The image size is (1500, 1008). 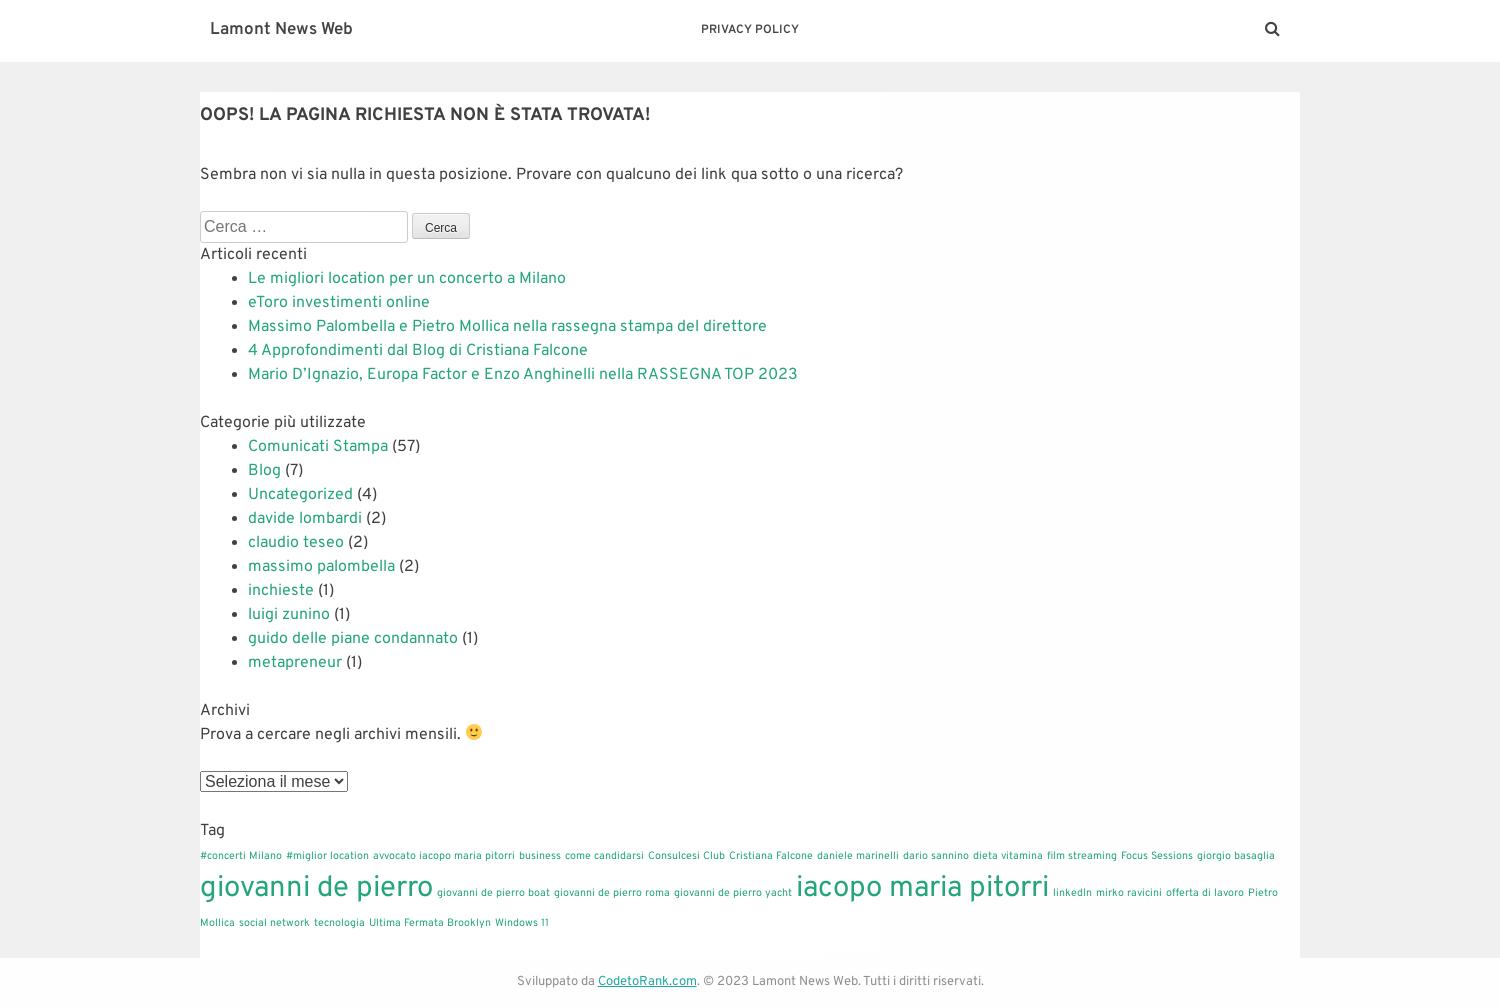 I want to click on 'Privacy Policy', so click(x=747, y=30).